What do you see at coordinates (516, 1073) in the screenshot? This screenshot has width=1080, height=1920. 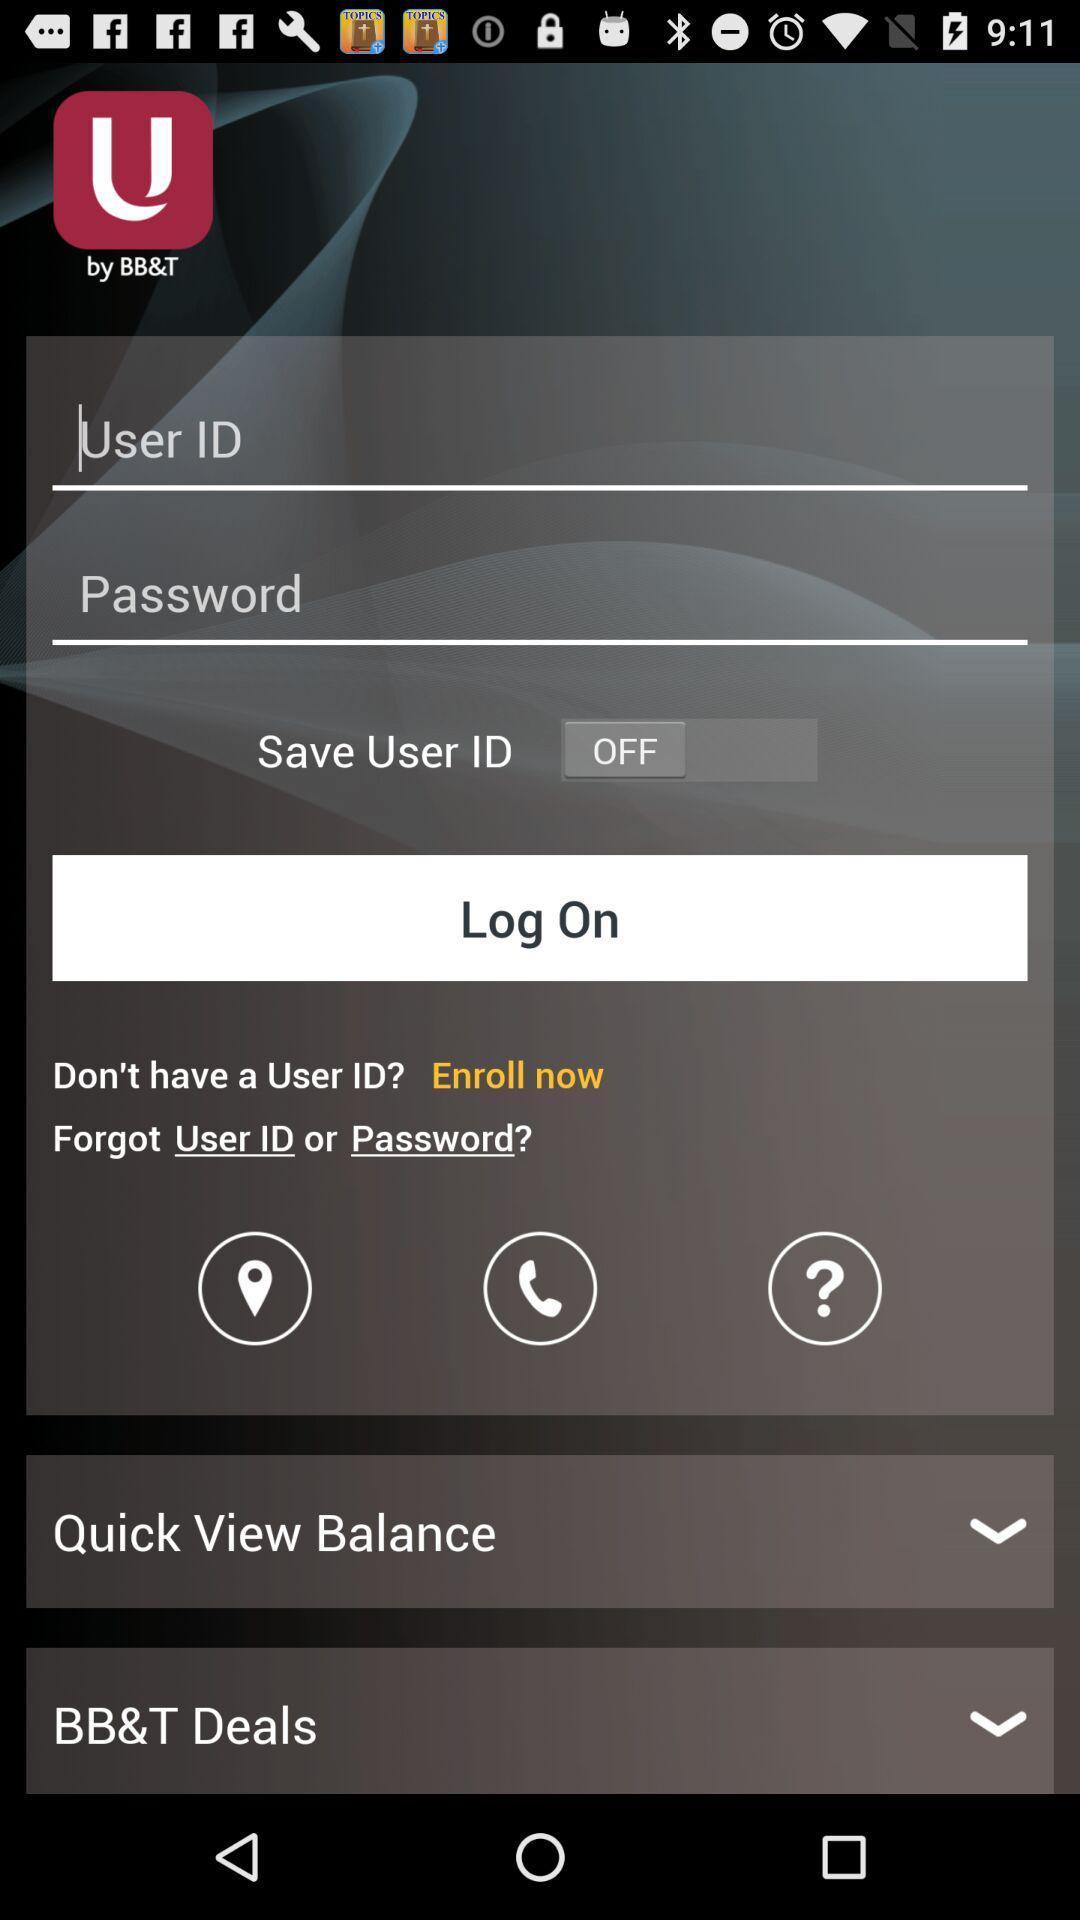 I see `item above password?` at bounding box center [516, 1073].